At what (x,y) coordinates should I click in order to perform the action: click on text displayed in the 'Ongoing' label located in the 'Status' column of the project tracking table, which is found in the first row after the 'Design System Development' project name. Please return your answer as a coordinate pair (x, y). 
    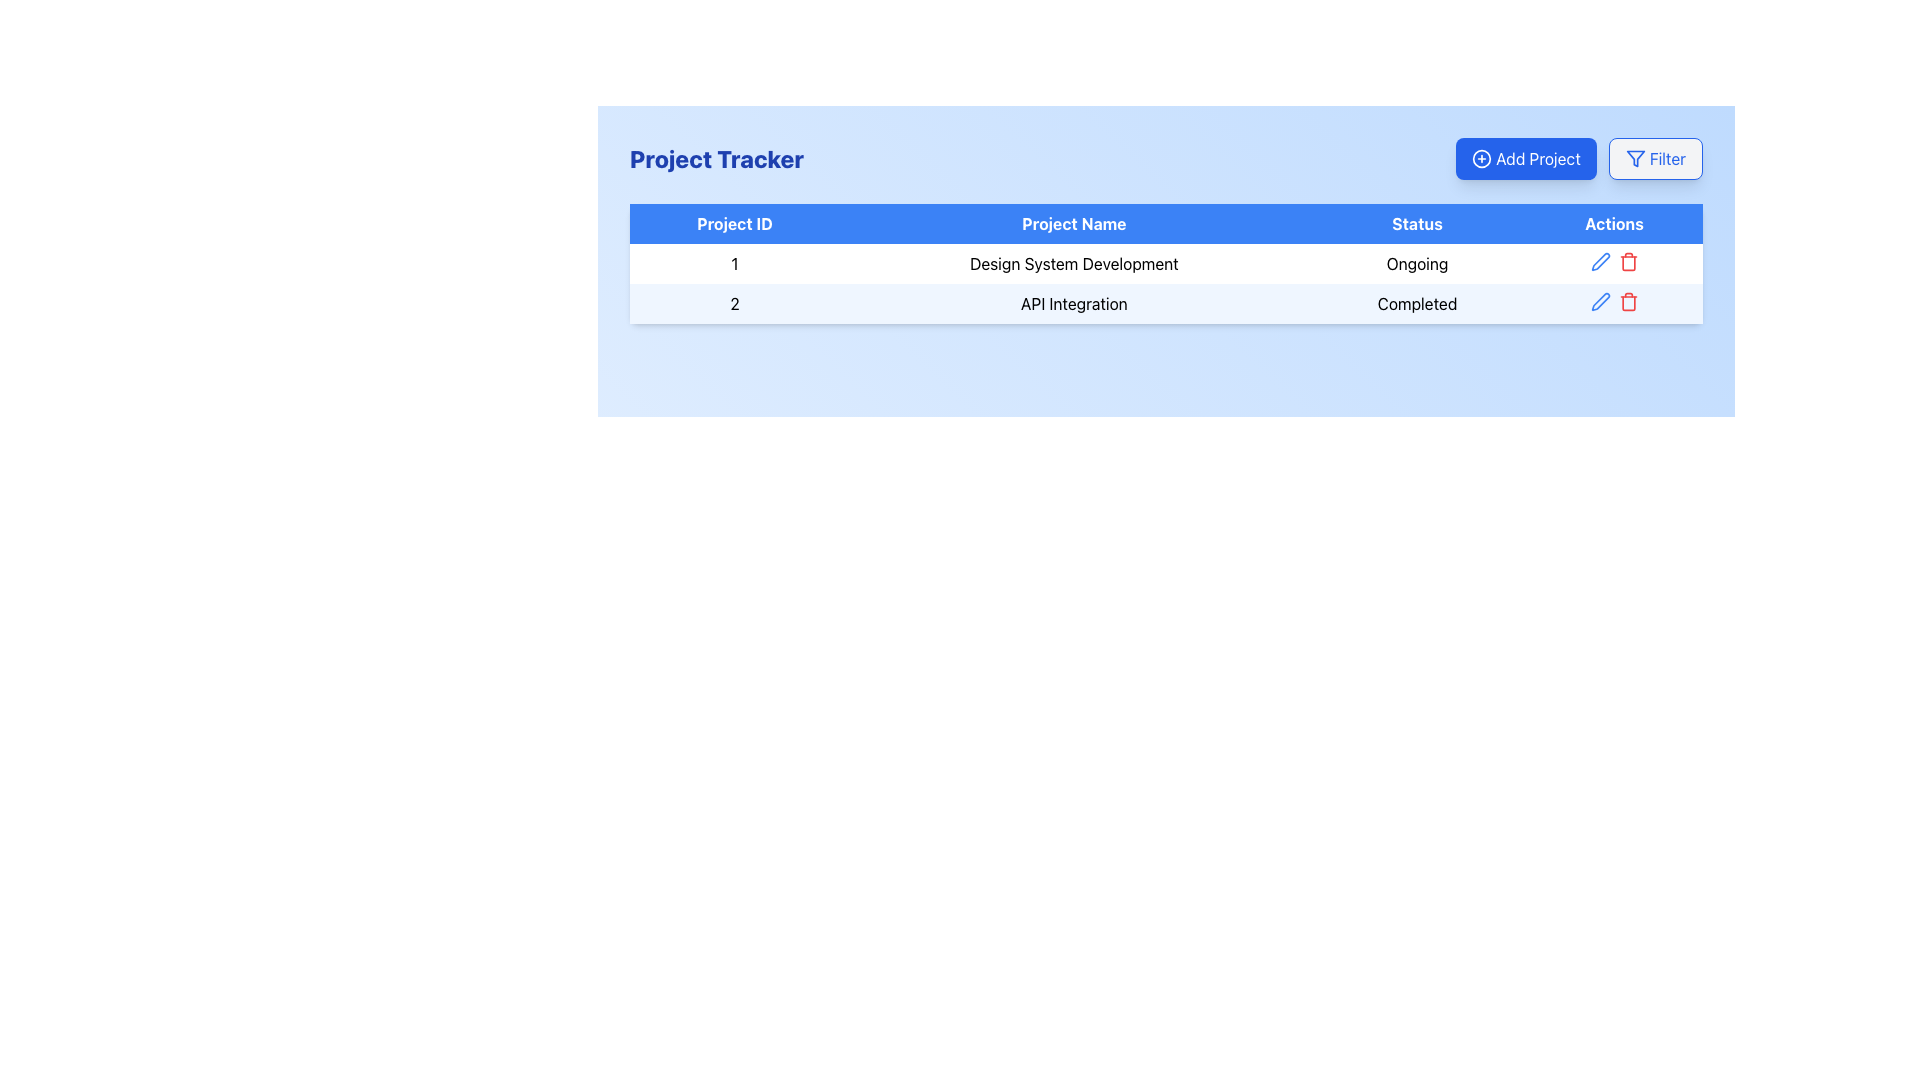
    Looking at the image, I should click on (1416, 262).